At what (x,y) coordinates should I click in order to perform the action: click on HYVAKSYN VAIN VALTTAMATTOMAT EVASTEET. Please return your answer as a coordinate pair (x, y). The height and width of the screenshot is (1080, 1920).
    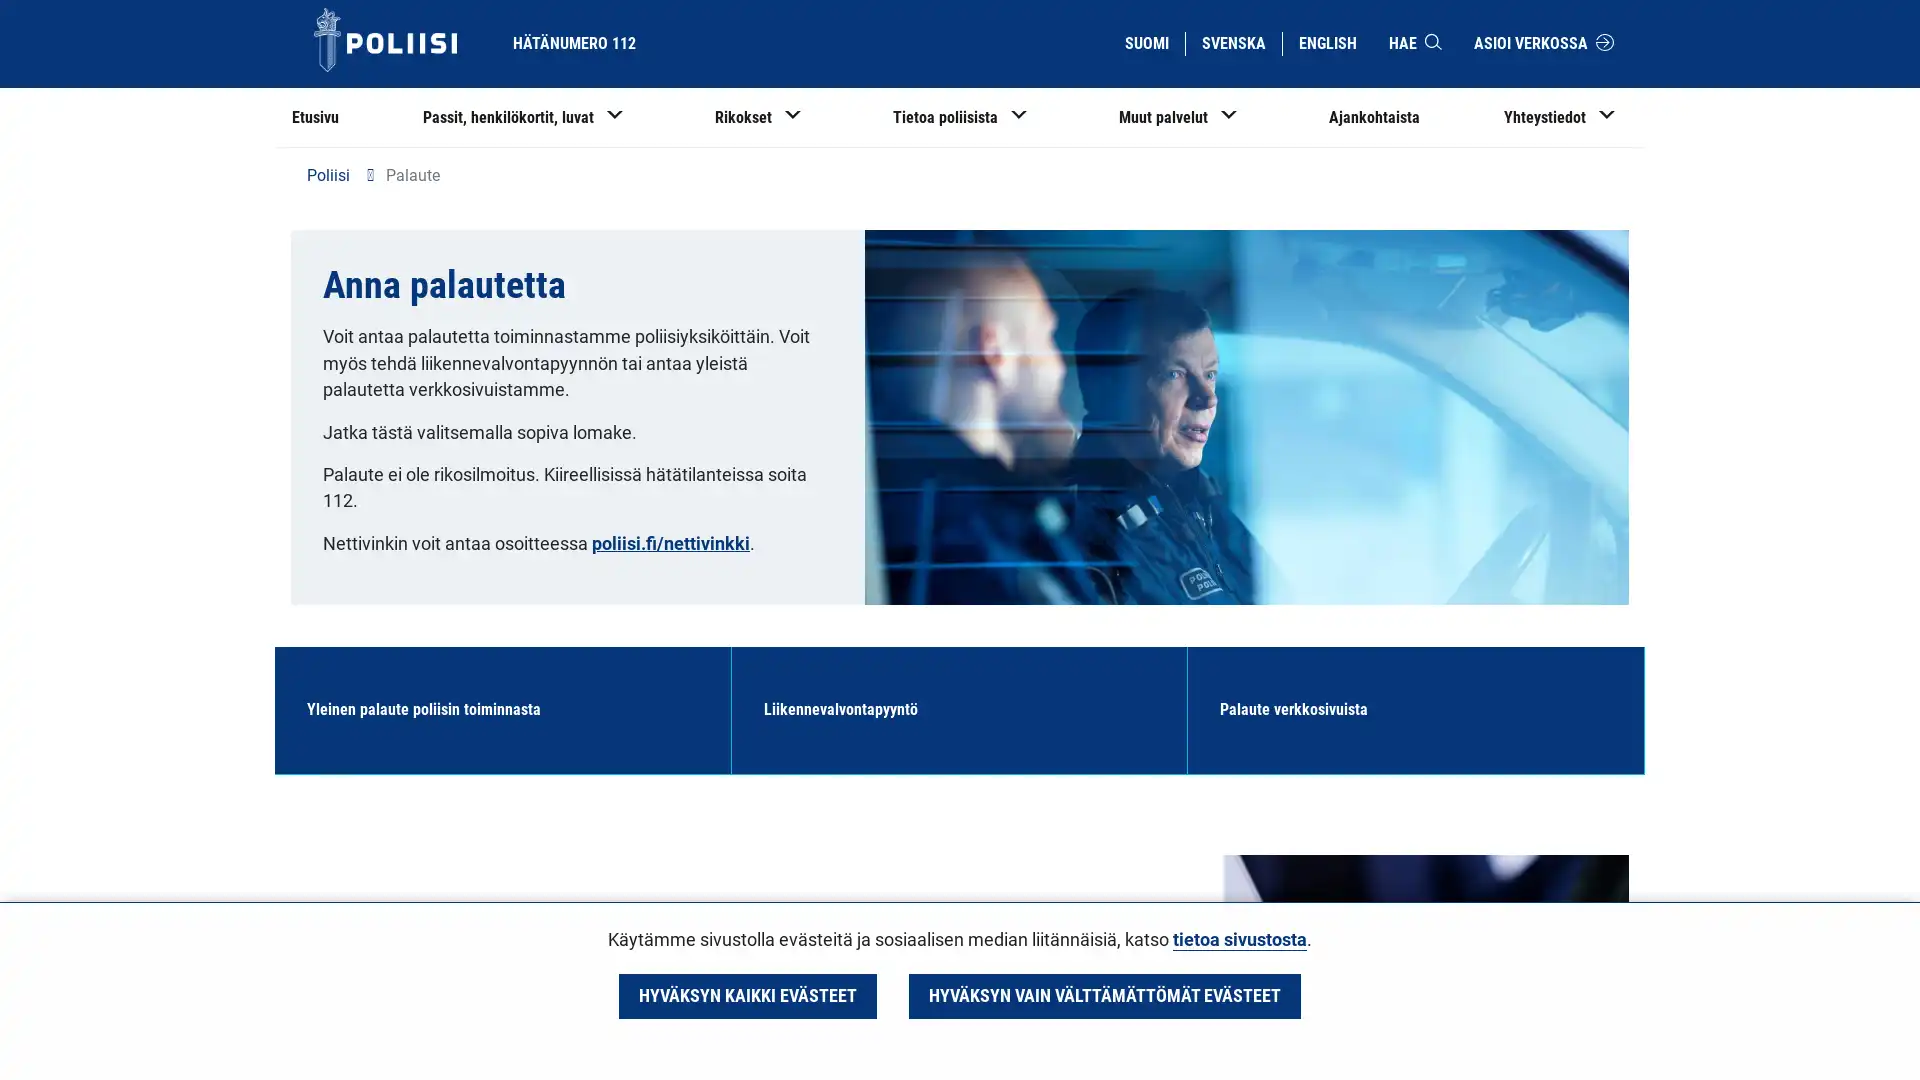
    Looking at the image, I should click on (1103, 995).